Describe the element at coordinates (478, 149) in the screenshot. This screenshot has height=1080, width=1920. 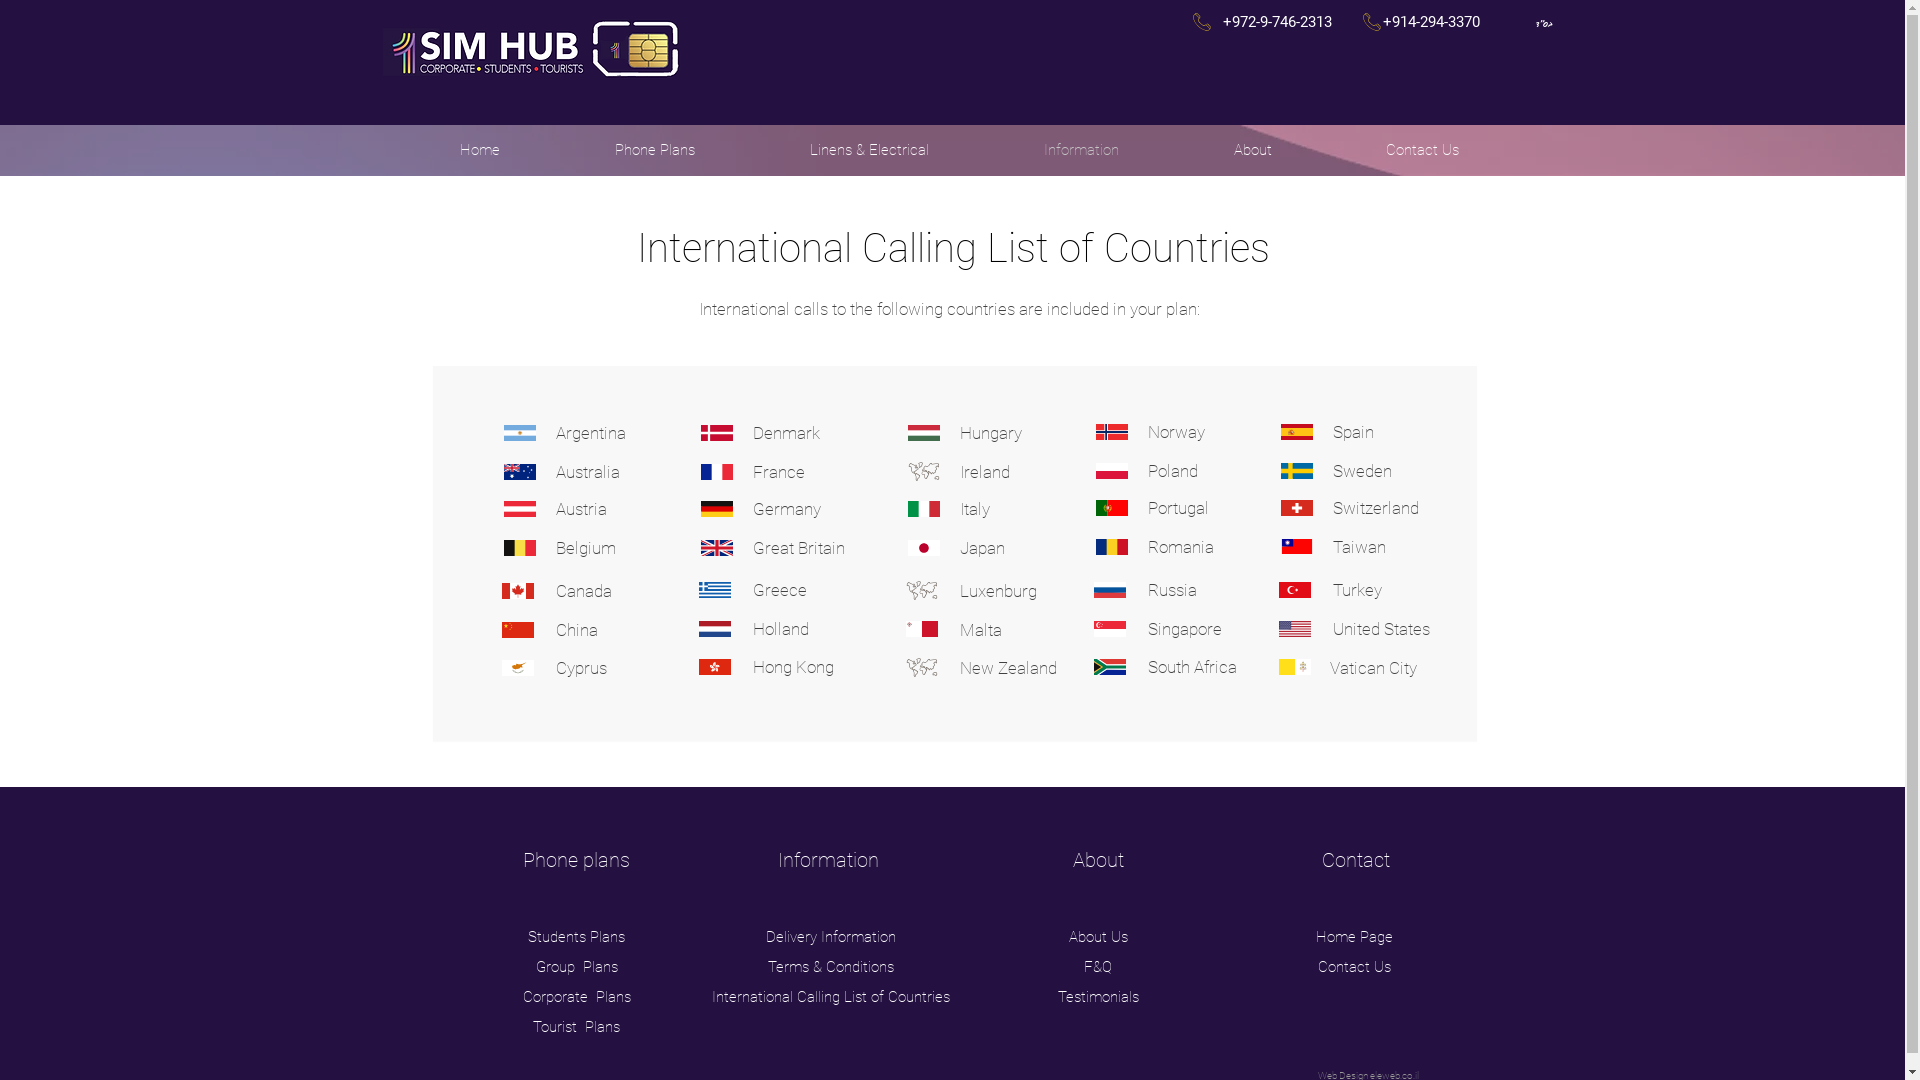
I see `'Home'` at that location.